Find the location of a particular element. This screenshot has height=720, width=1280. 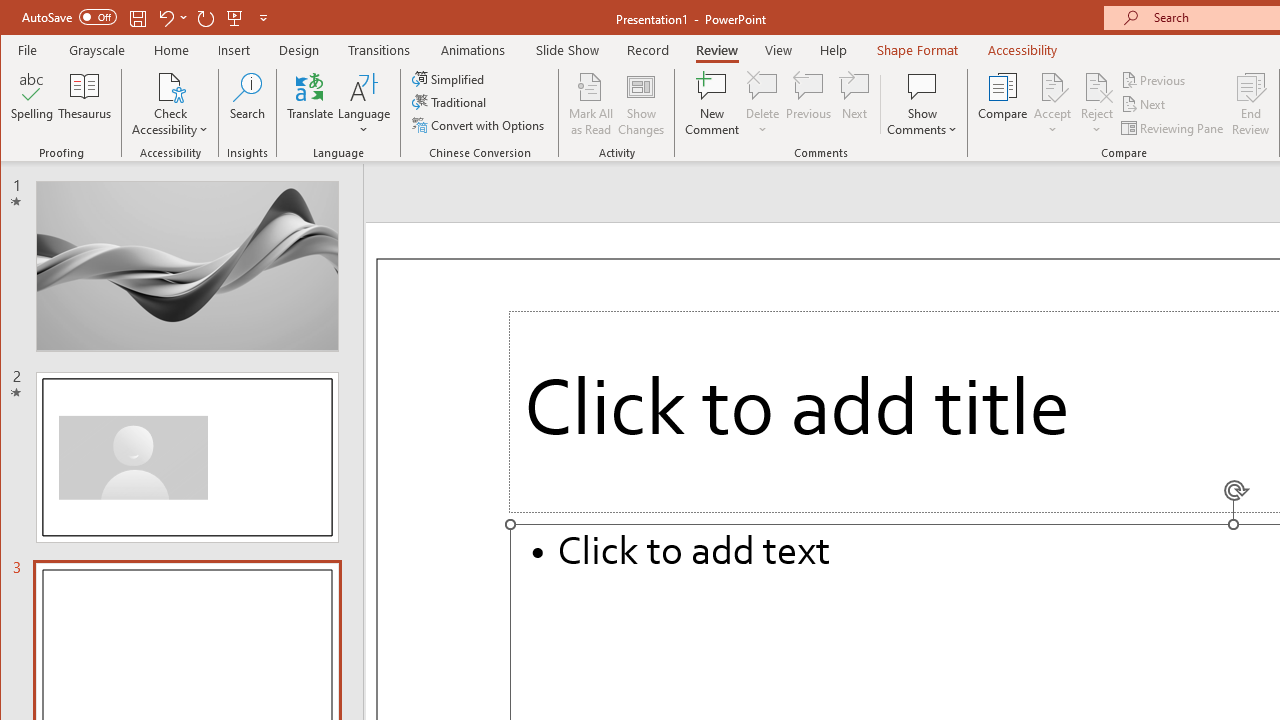

'Search' is located at coordinates (246, 104).